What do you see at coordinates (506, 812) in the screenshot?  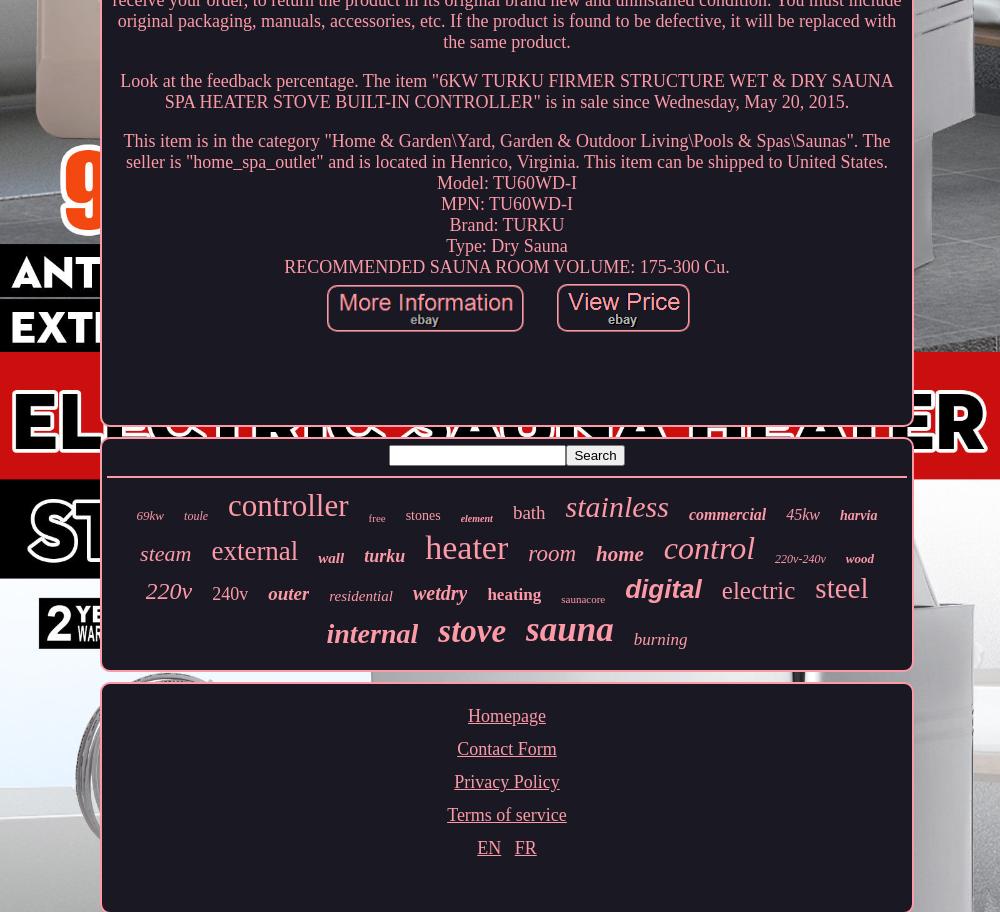 I see `'Terms of service'` at bounding box center [506, 812].